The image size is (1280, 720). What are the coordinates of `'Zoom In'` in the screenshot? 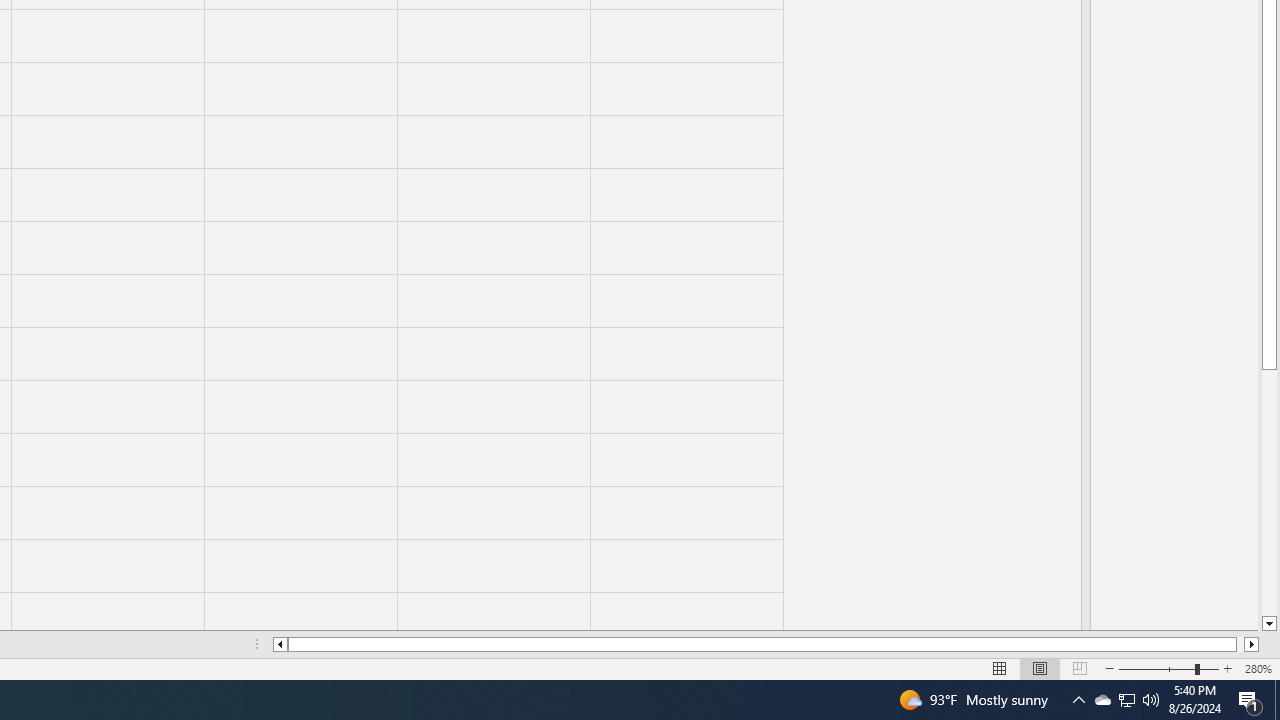 It's located at (1226, 669).